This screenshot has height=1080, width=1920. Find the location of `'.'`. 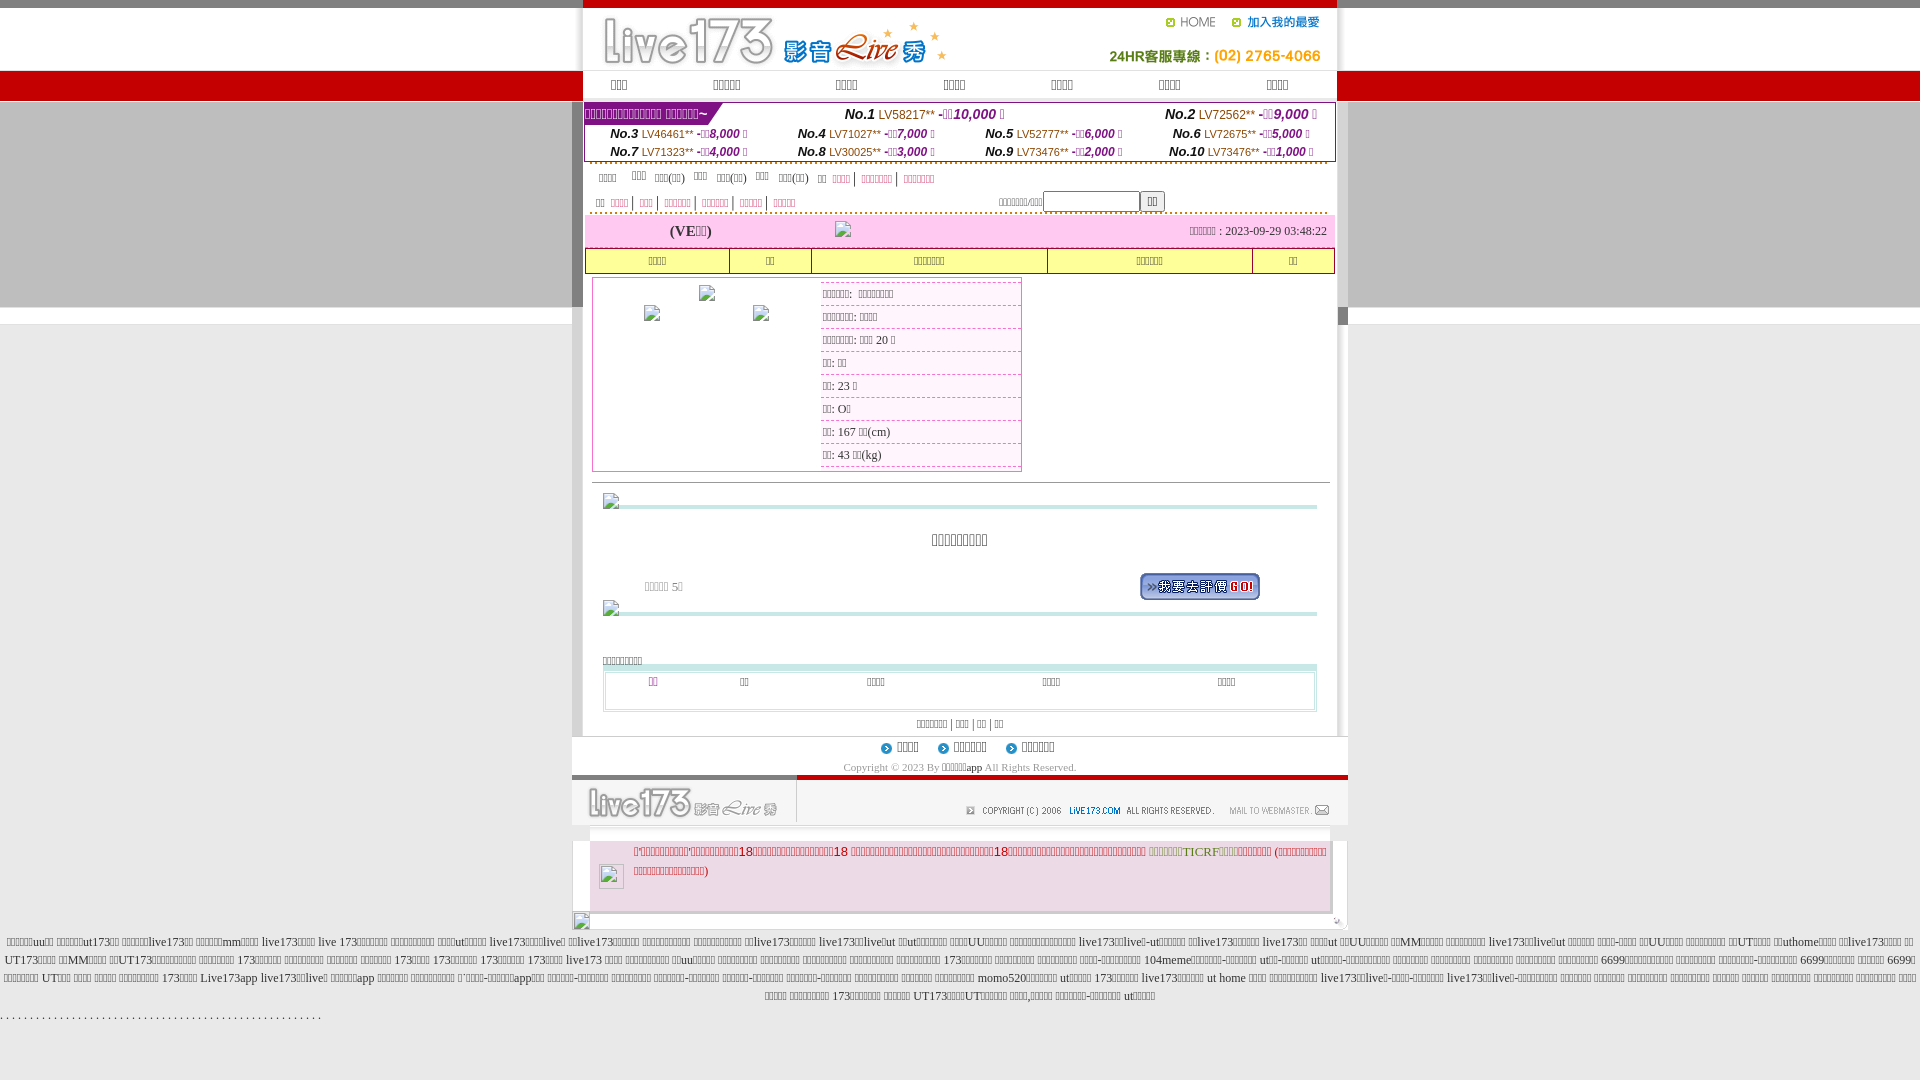

'.' is located at coordinates (138, 1014).